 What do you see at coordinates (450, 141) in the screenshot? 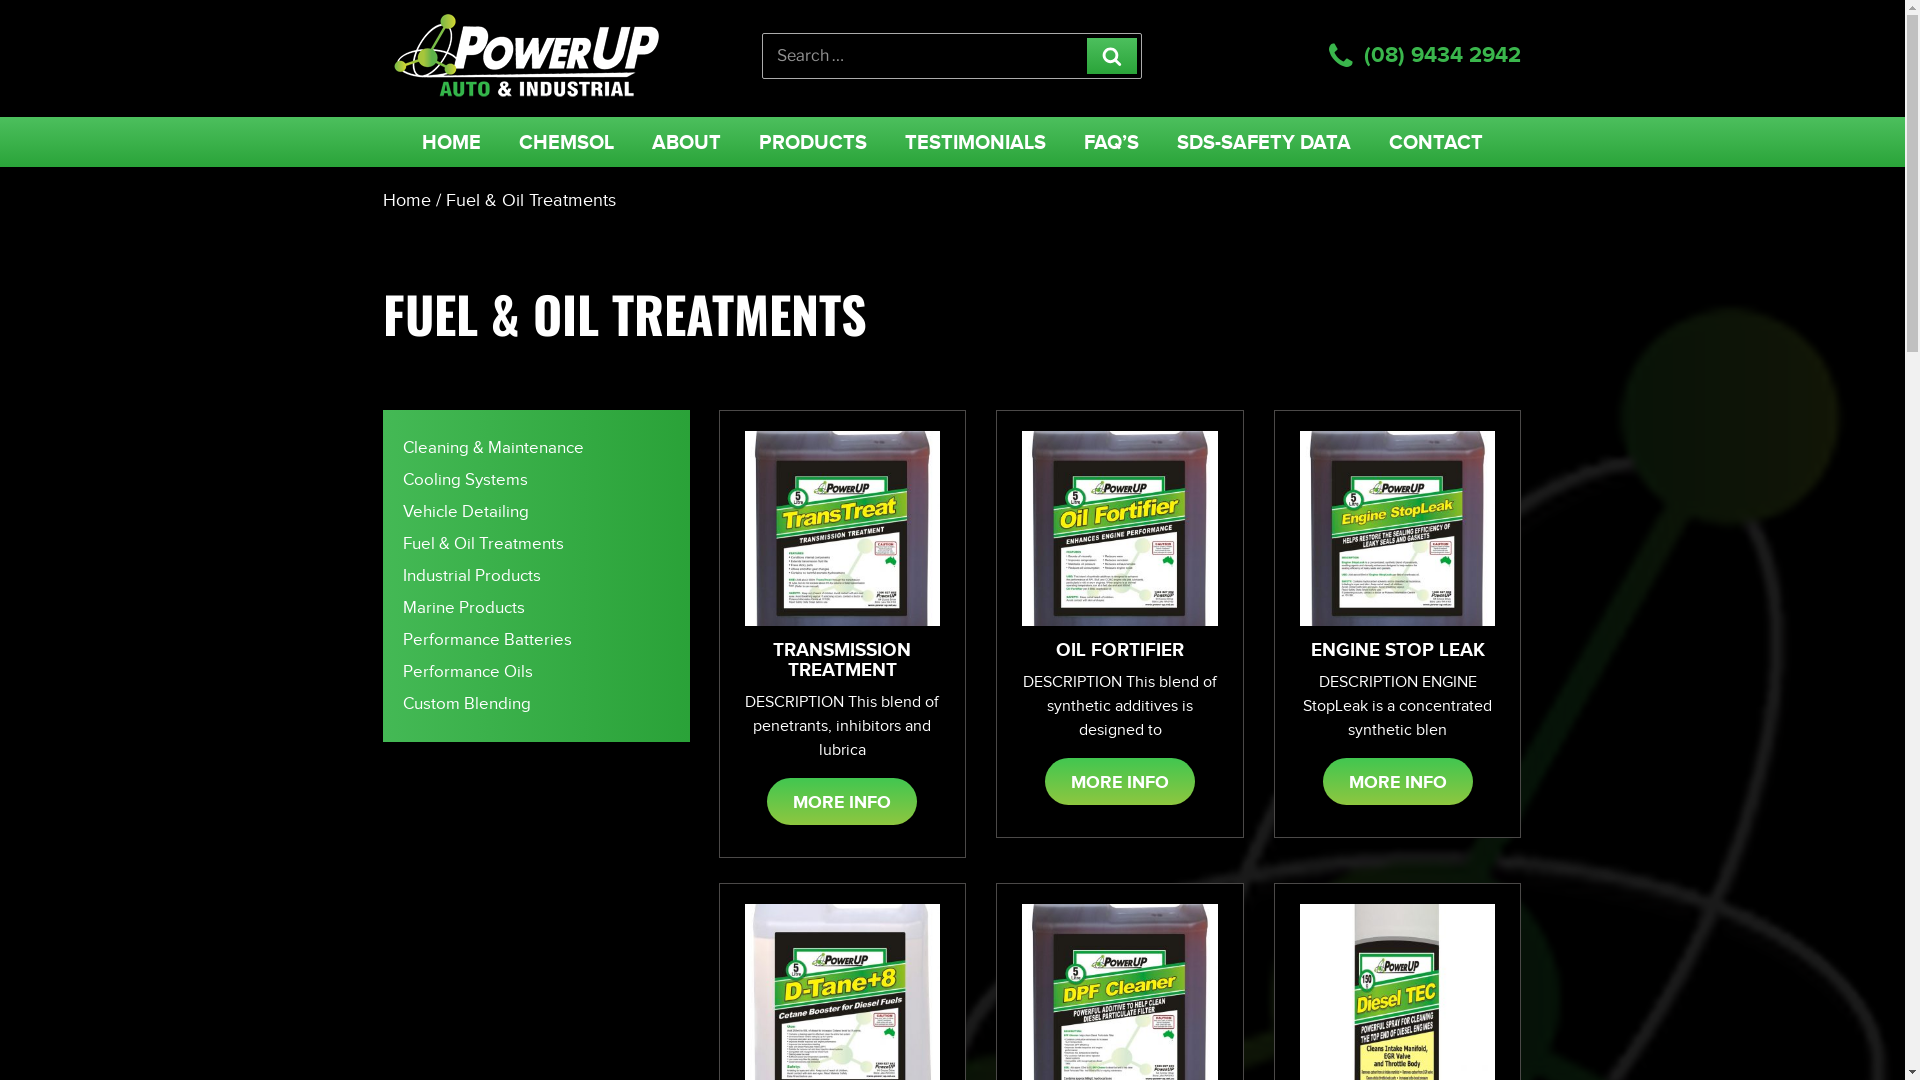
I see `'HOME'` at bounding box center [450, 141].